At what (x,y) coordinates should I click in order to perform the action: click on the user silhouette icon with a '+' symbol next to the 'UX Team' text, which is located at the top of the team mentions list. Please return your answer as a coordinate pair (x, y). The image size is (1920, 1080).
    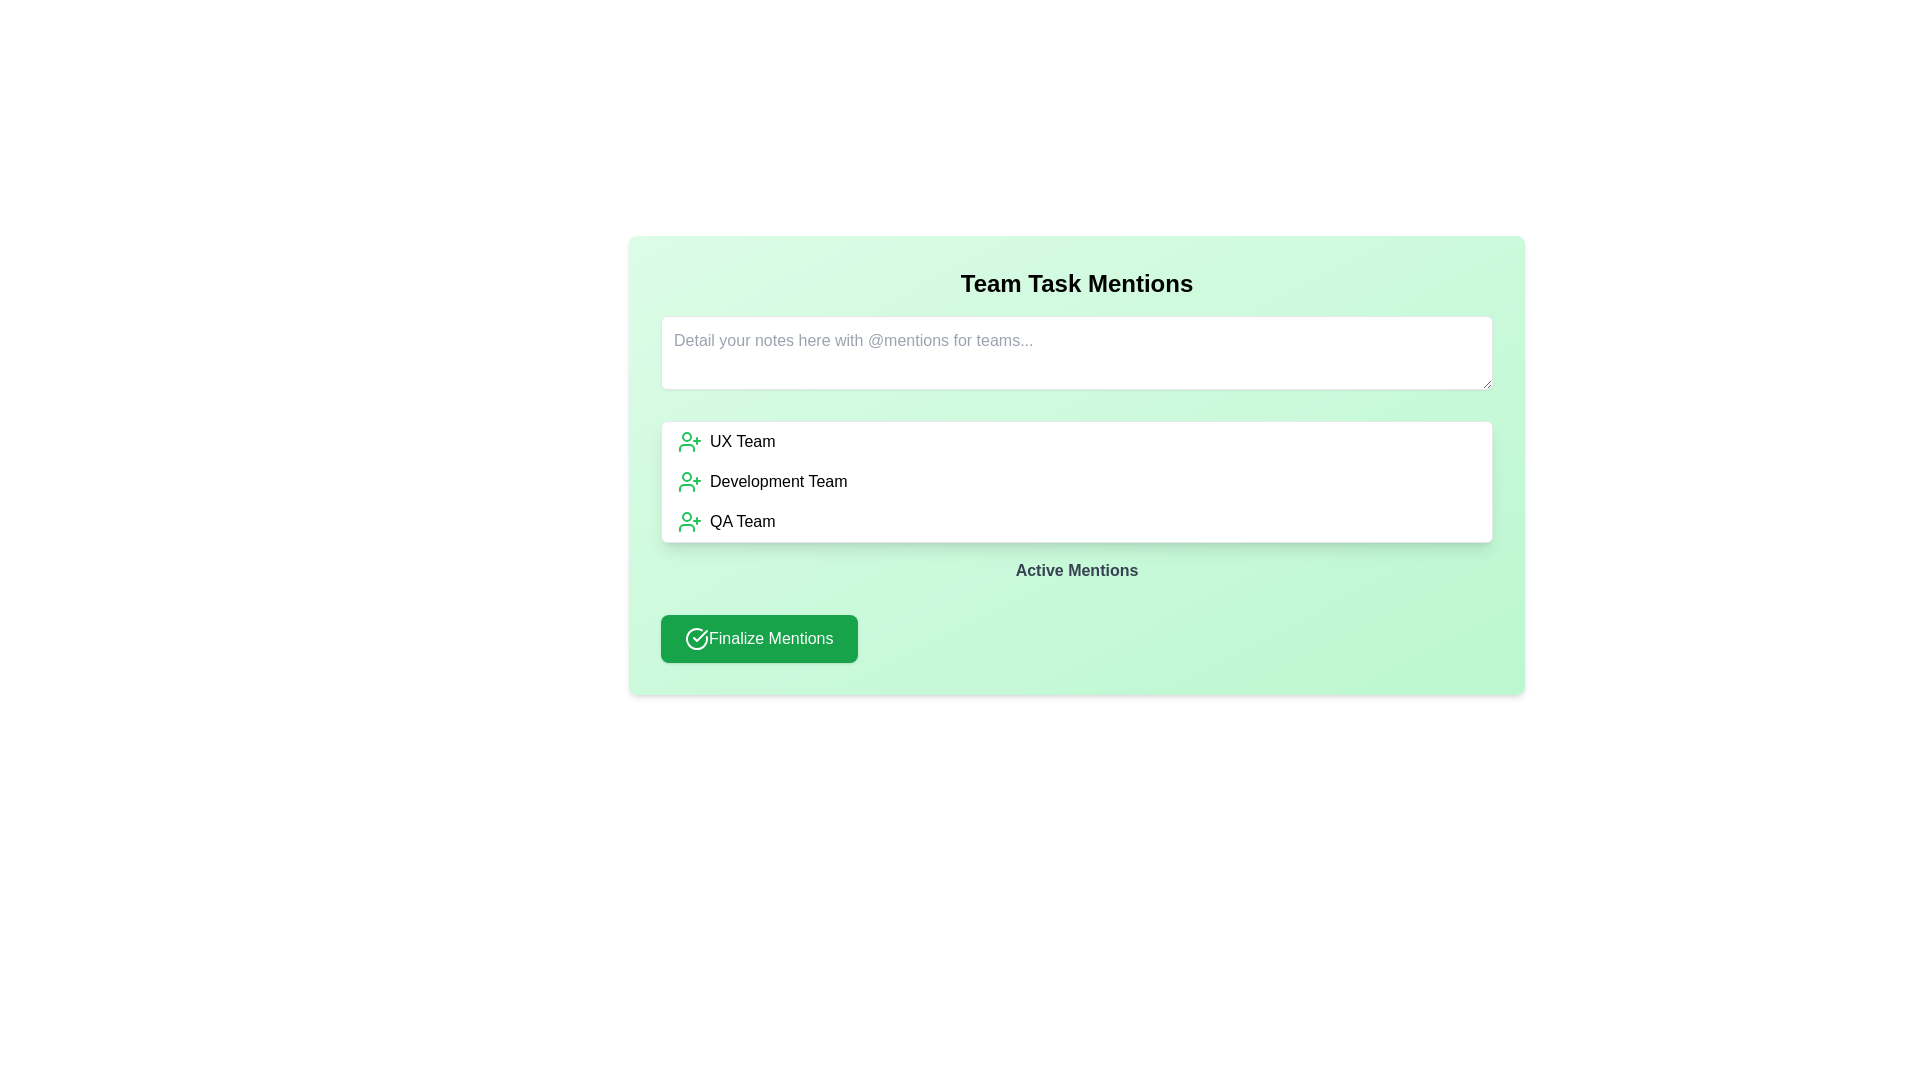
    Looking at the image, I should click on (690, 441).